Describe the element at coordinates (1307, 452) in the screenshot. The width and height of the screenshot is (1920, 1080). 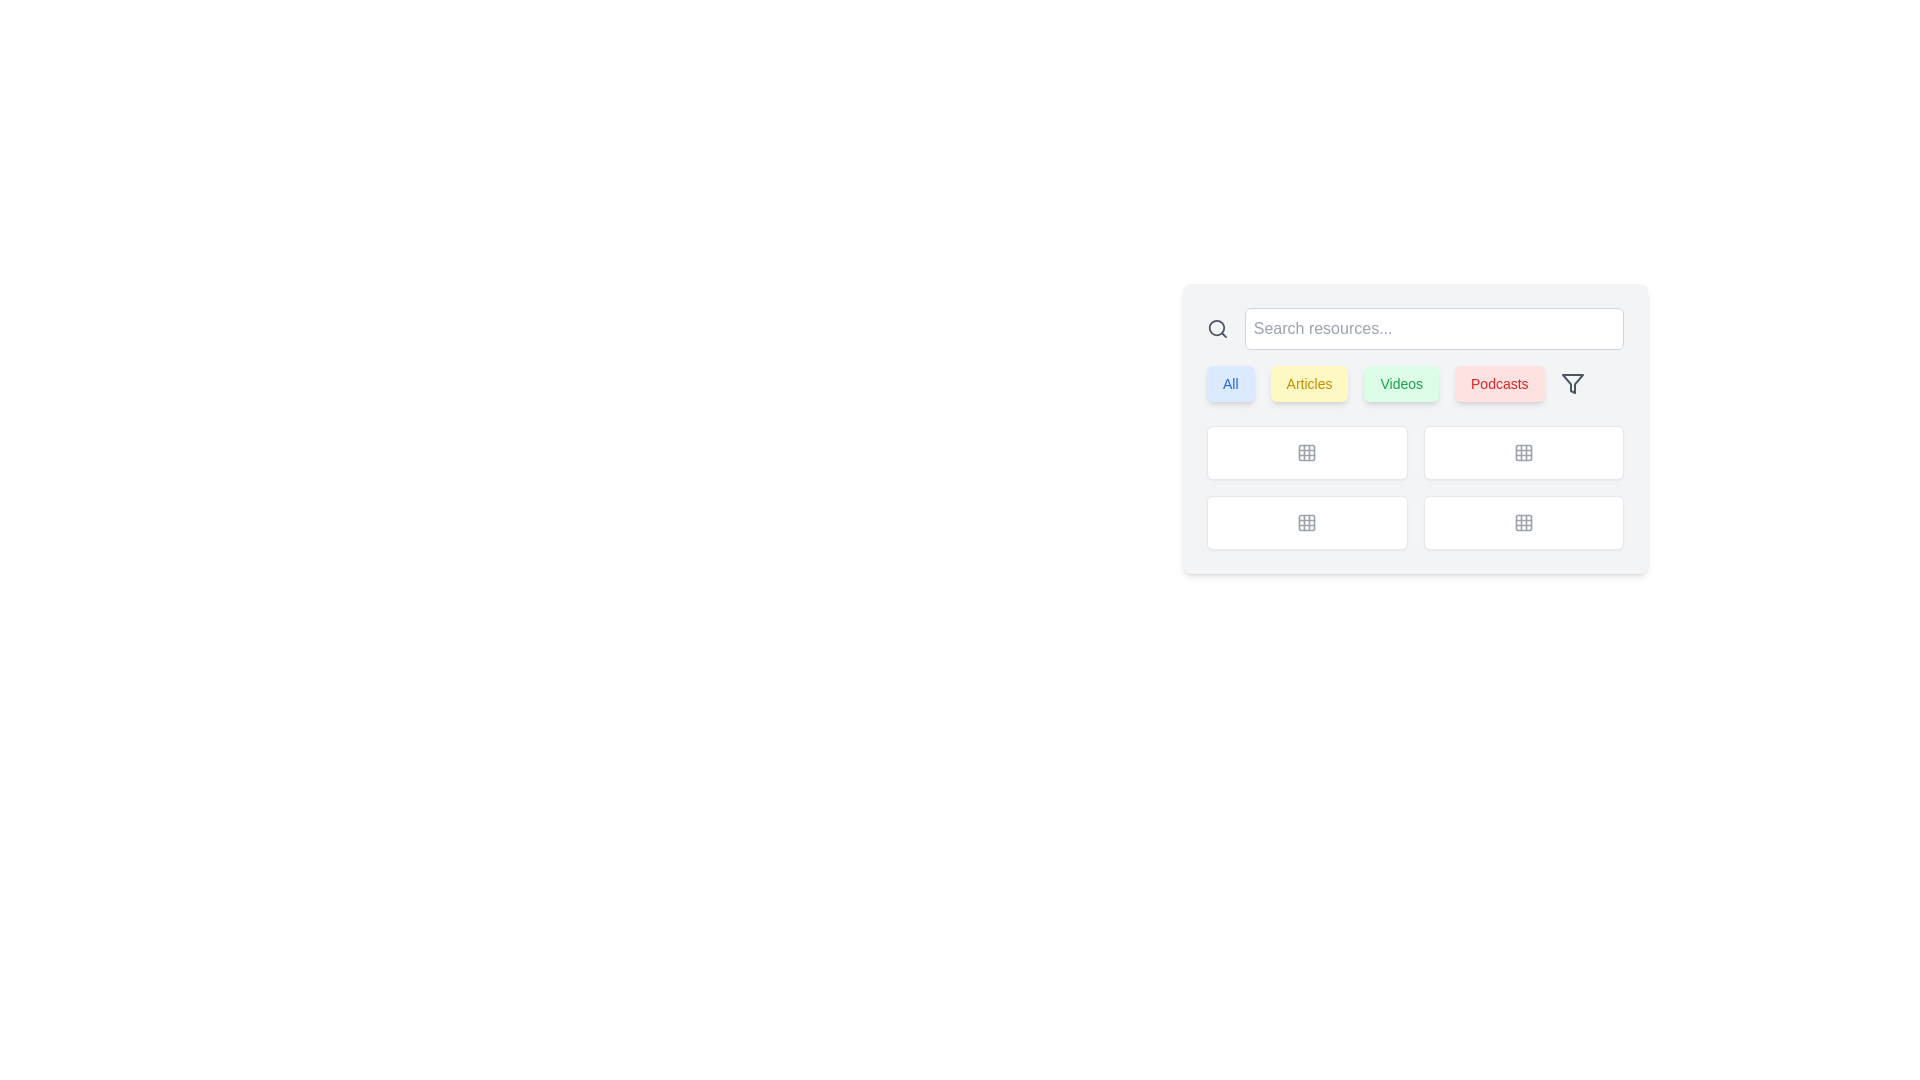
I see `the button displaying a grid icon with a white background and light gray border` at that location.